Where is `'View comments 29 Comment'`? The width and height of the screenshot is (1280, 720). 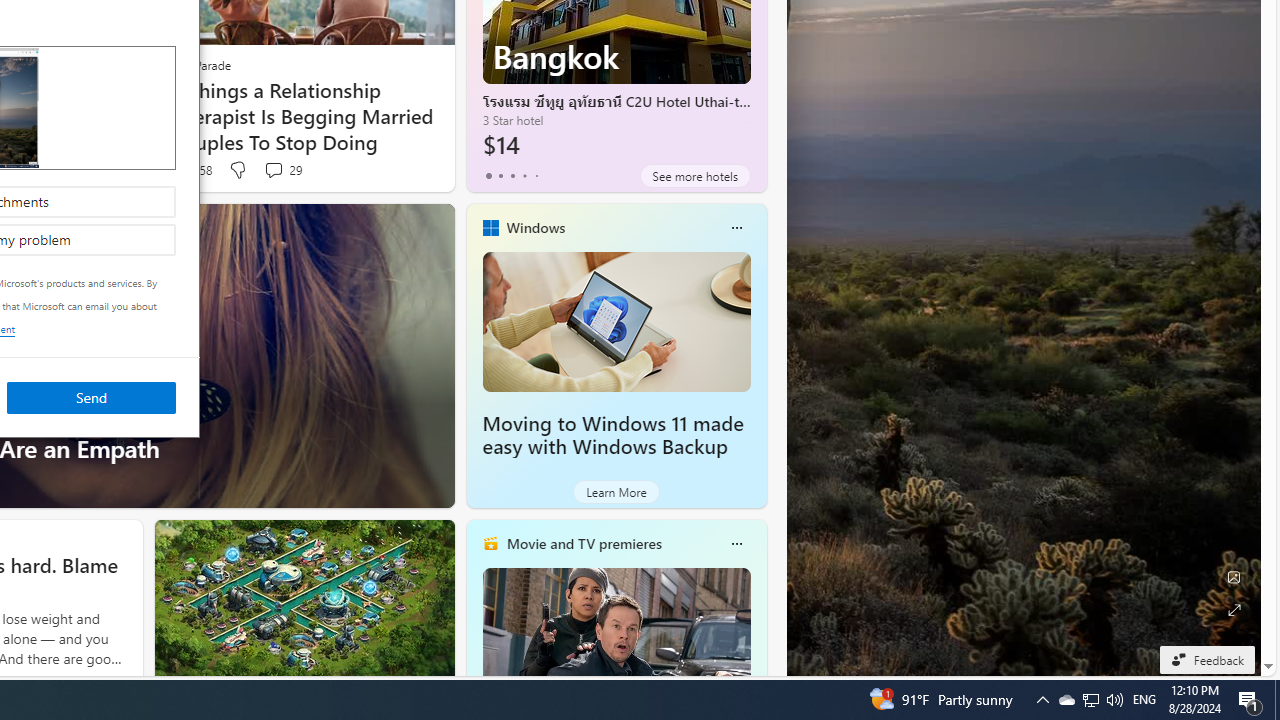
'View comments 29 Comment' is located at coordinates (281, 169).